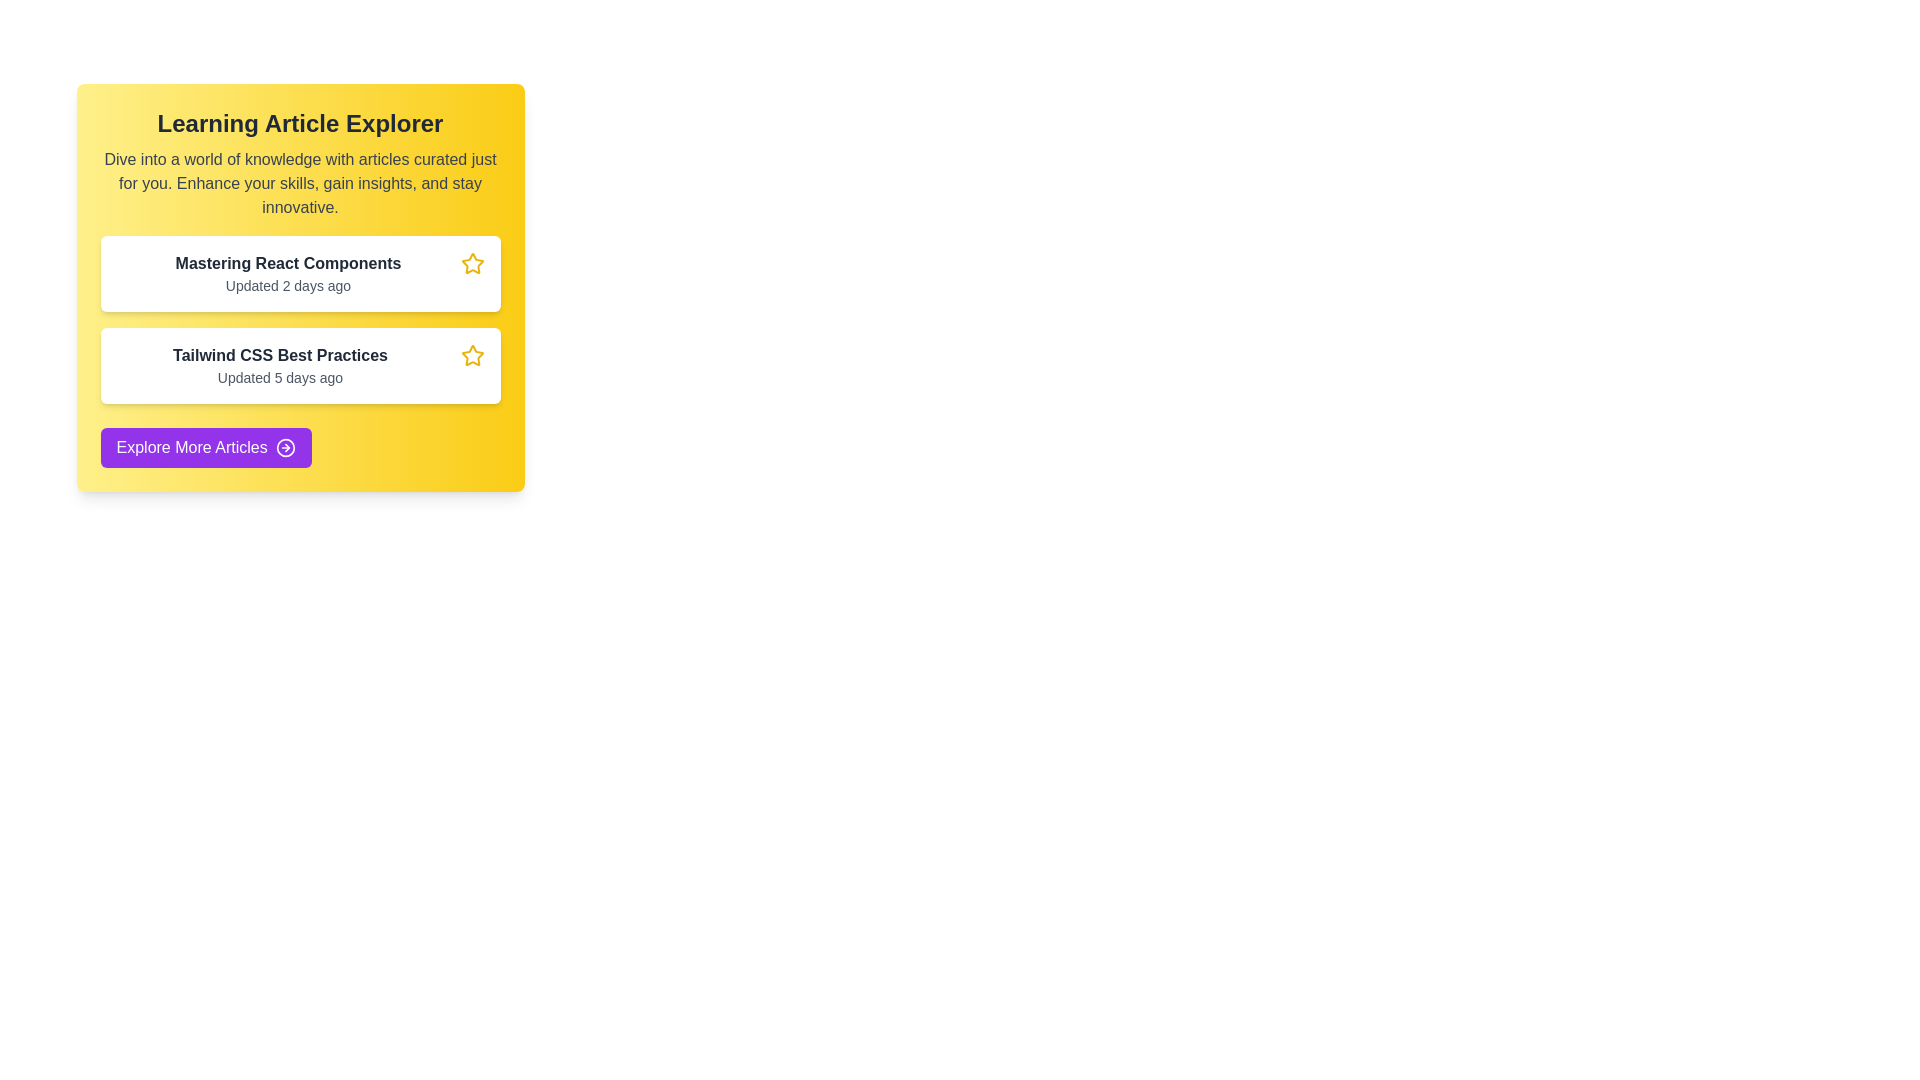 The width and height of the screenshot is (1920, 1080). What do you see at coordinates (287, 273) in the screenshot?
I see `the article title text block located at the top of the vertical list within the yellow card labeled 'Learning Article Explorer'` at bounding box center [287, 273].